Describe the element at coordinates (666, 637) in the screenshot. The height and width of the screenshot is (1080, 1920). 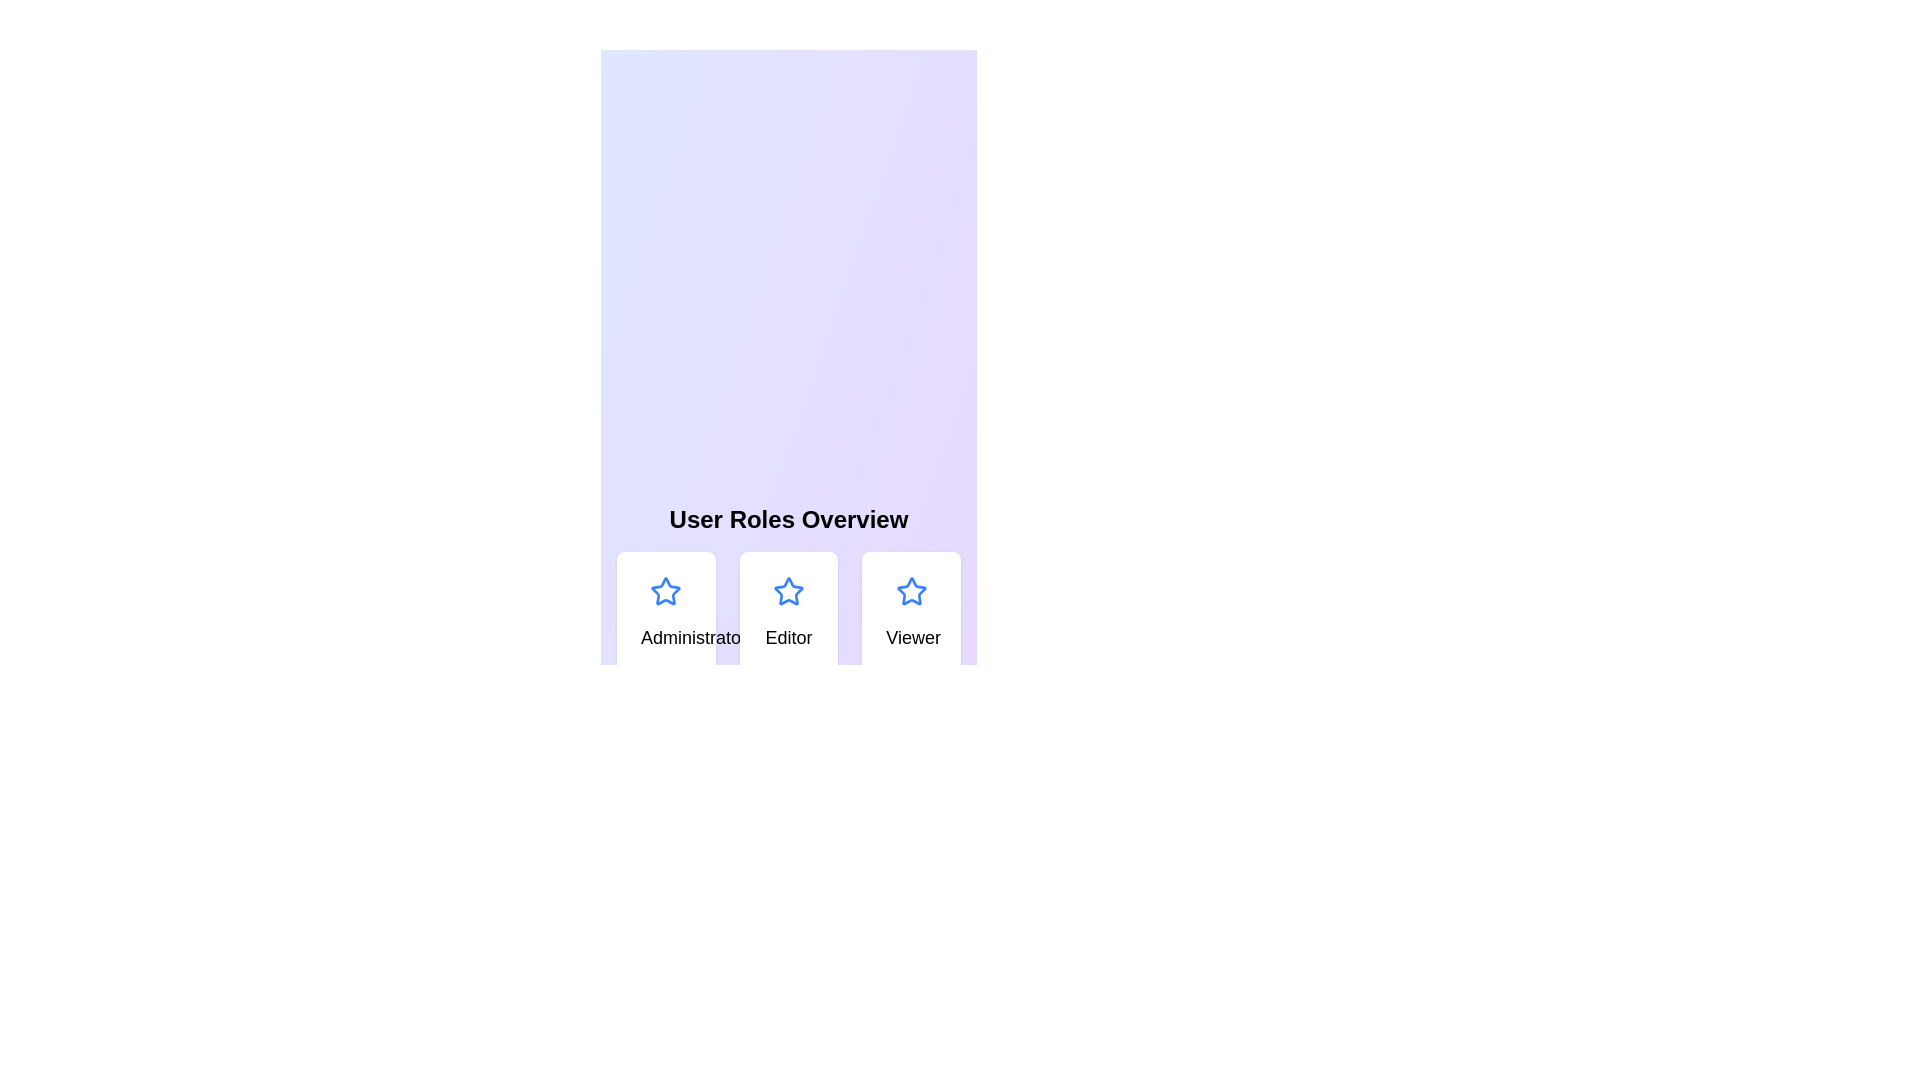
I see `text label displaying 'Administrator' located at the center-bottom of the card layout` at that location.